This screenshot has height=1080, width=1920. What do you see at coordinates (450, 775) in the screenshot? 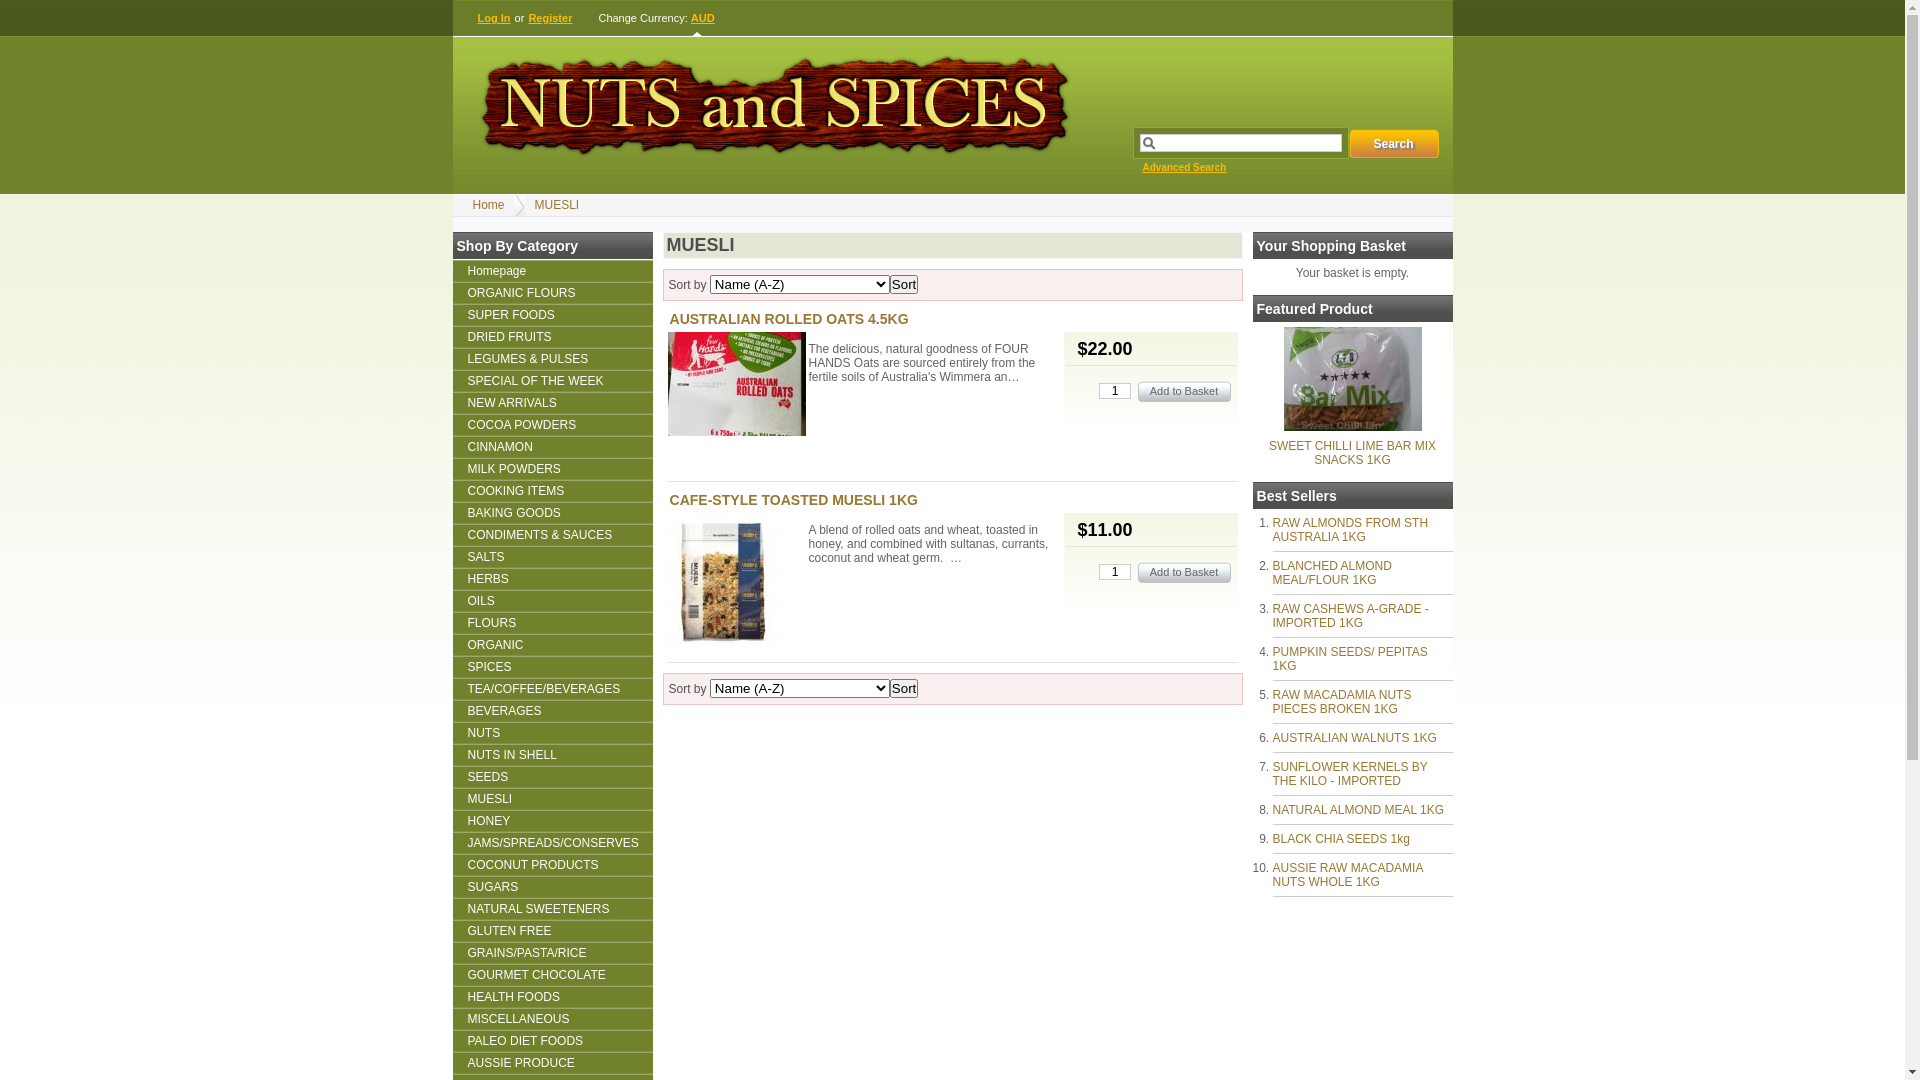
I see `'SEEDS'` at bounding box center [450, 775].